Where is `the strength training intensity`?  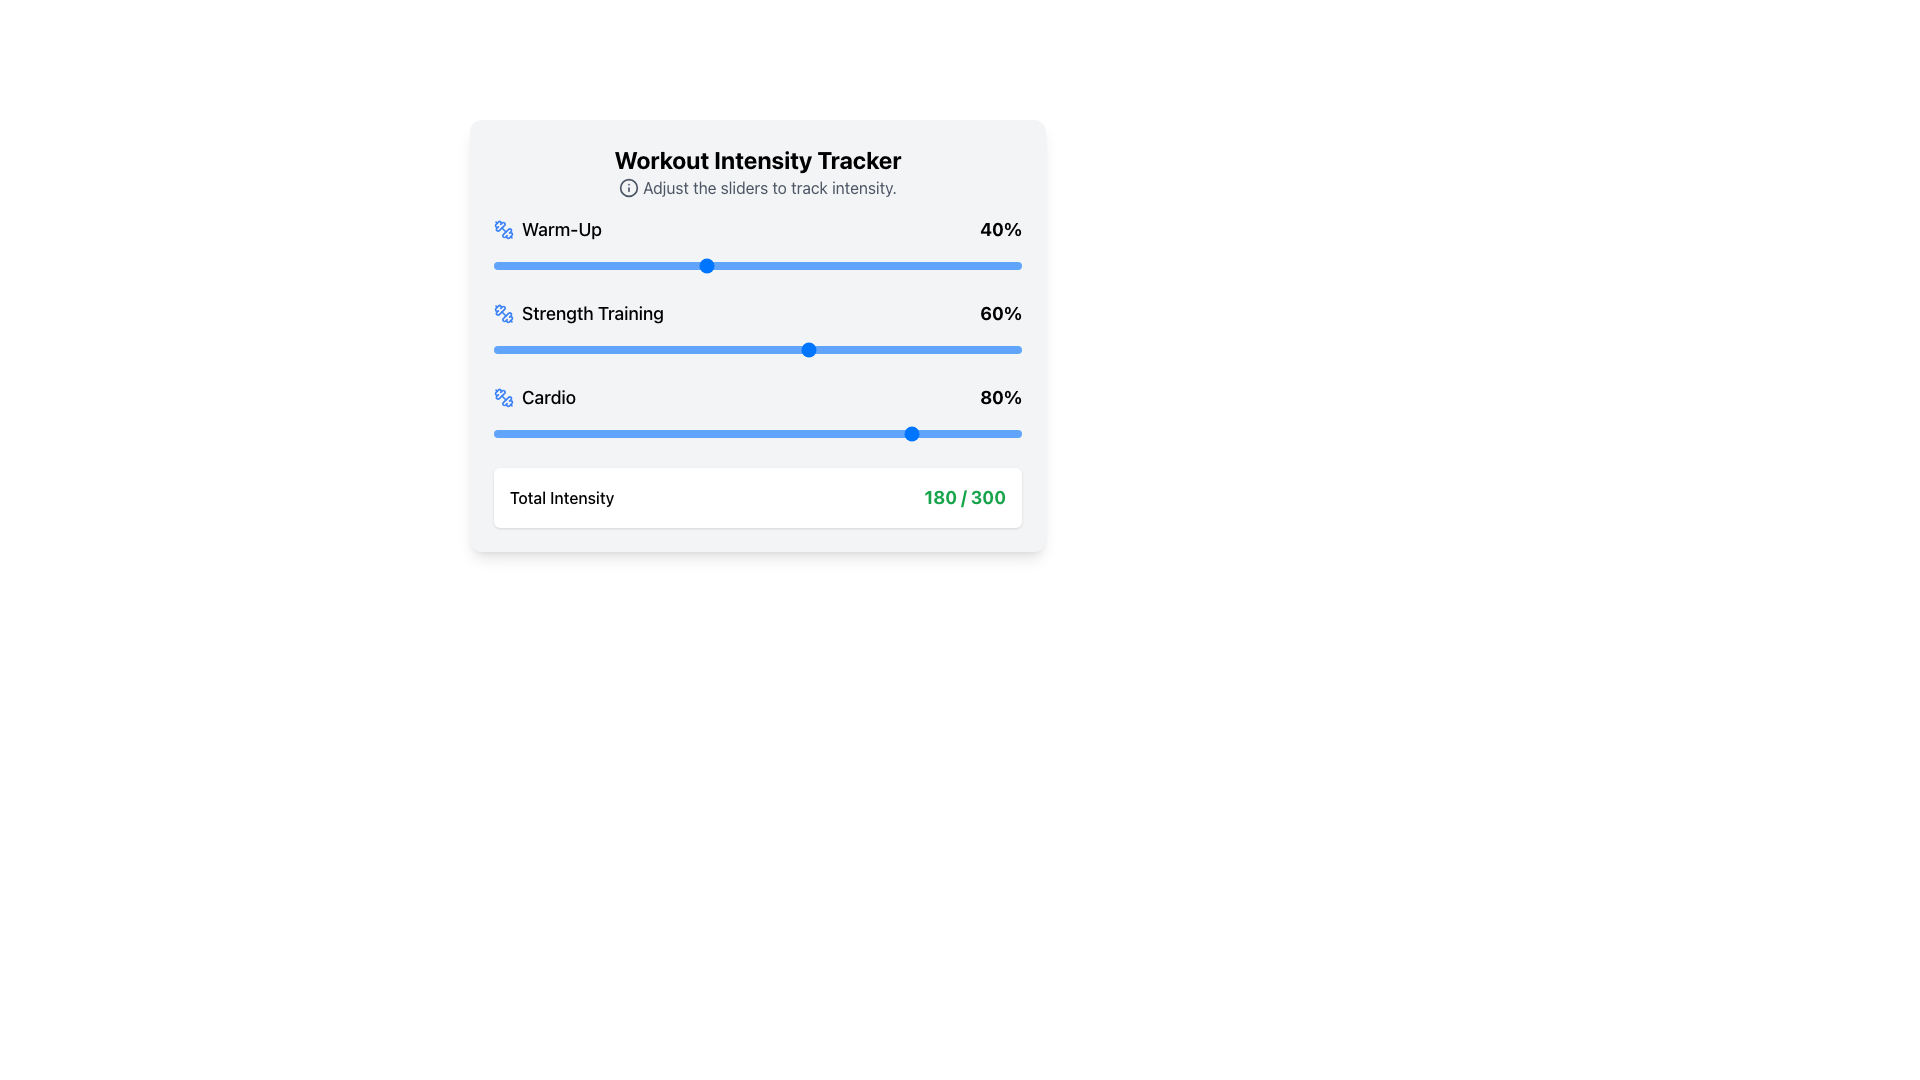
the strength training intensity is located at coordinates (772, 349).